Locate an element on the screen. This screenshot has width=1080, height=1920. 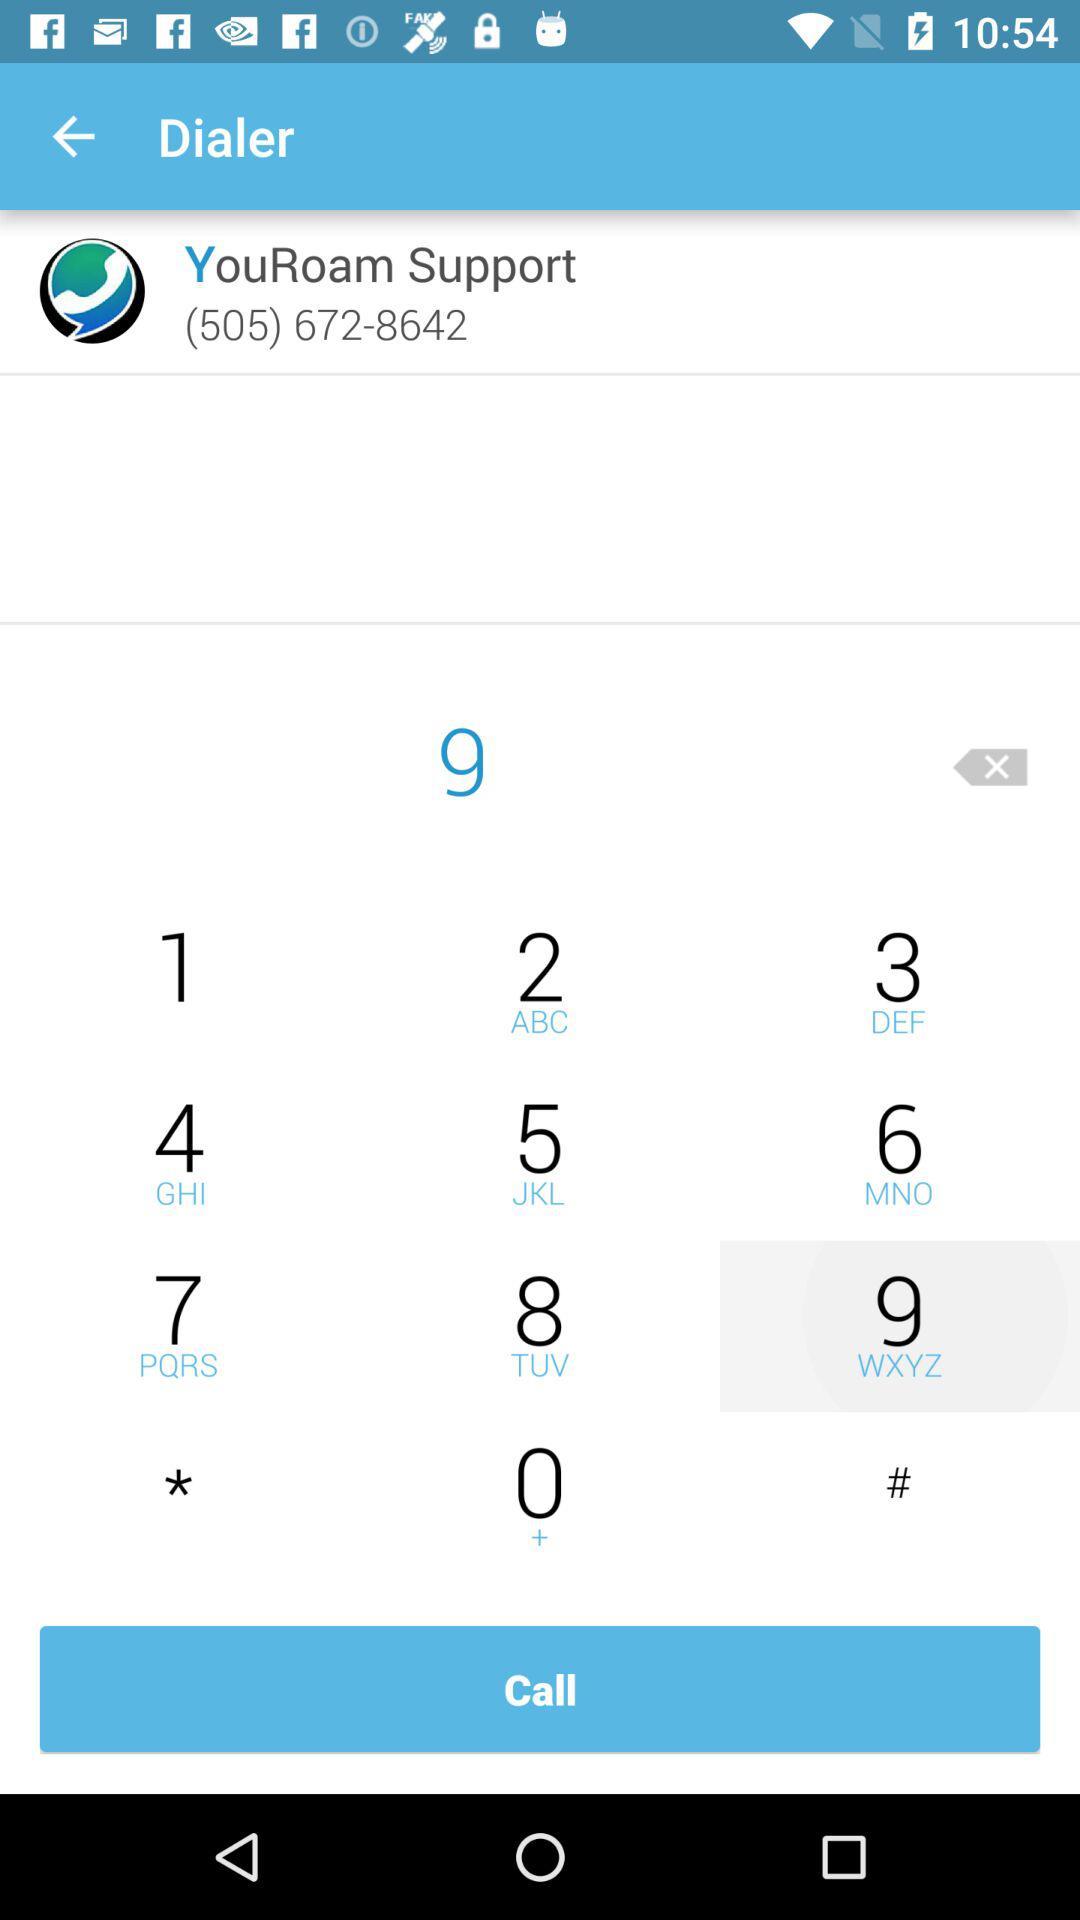
seven is located at coordinates (180, 1326).